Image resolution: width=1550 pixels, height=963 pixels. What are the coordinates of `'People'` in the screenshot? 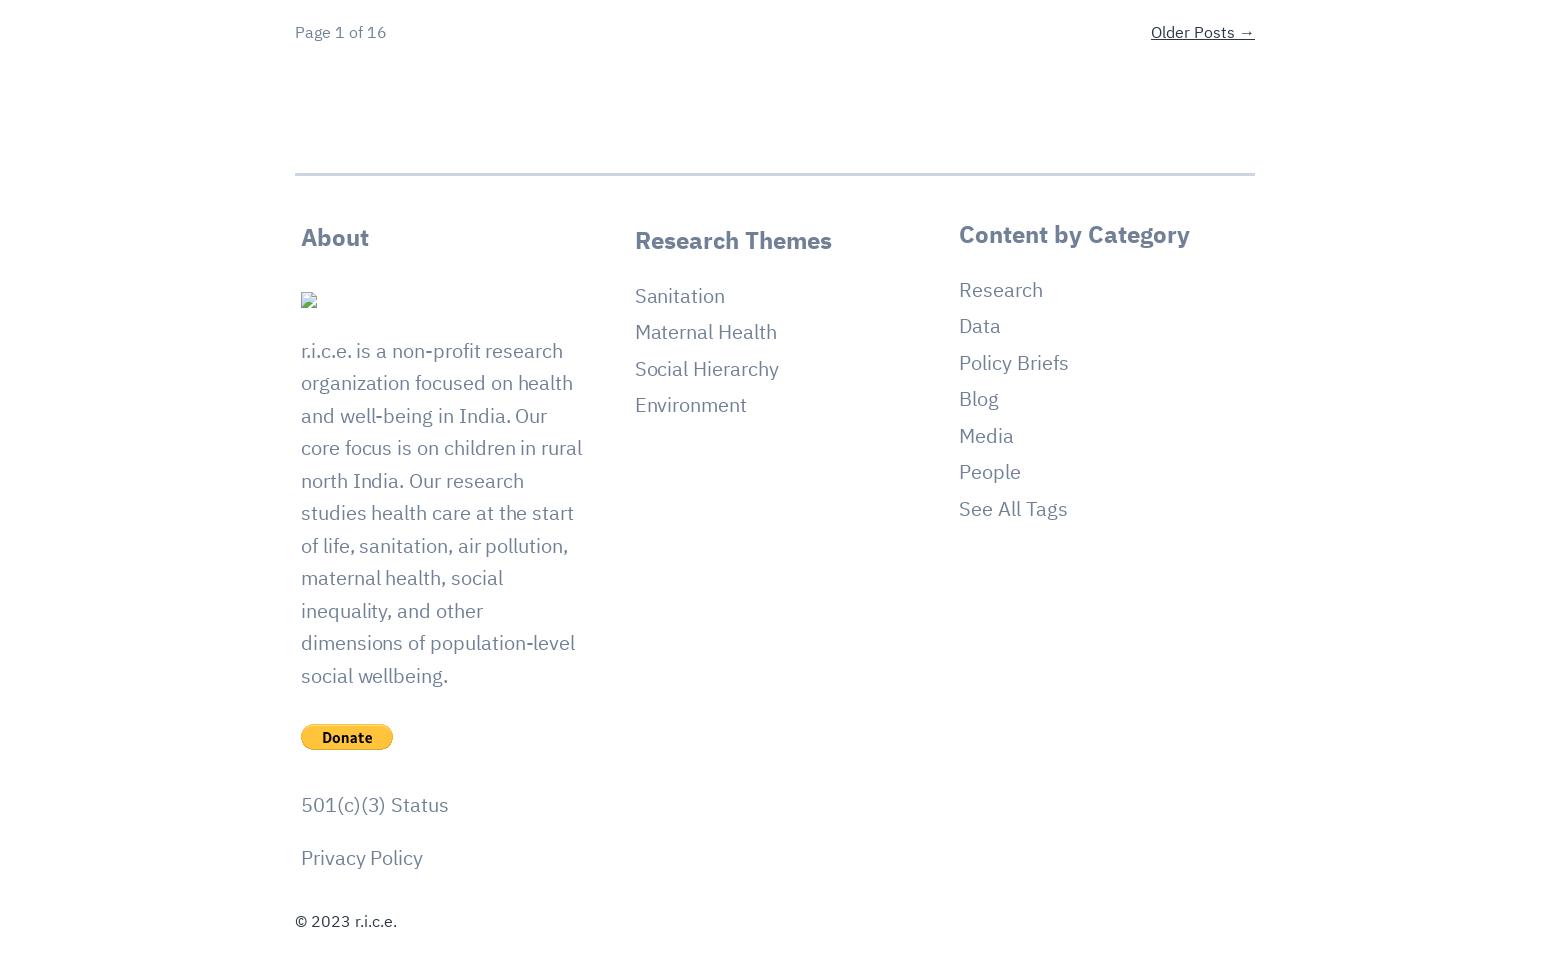 It's located at (988, 470).